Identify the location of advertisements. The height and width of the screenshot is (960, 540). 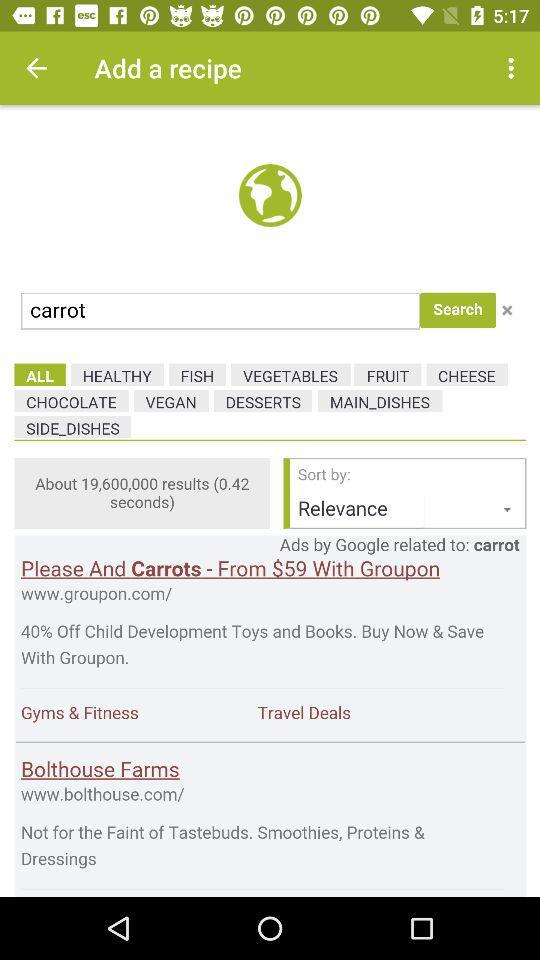
(270, 500).